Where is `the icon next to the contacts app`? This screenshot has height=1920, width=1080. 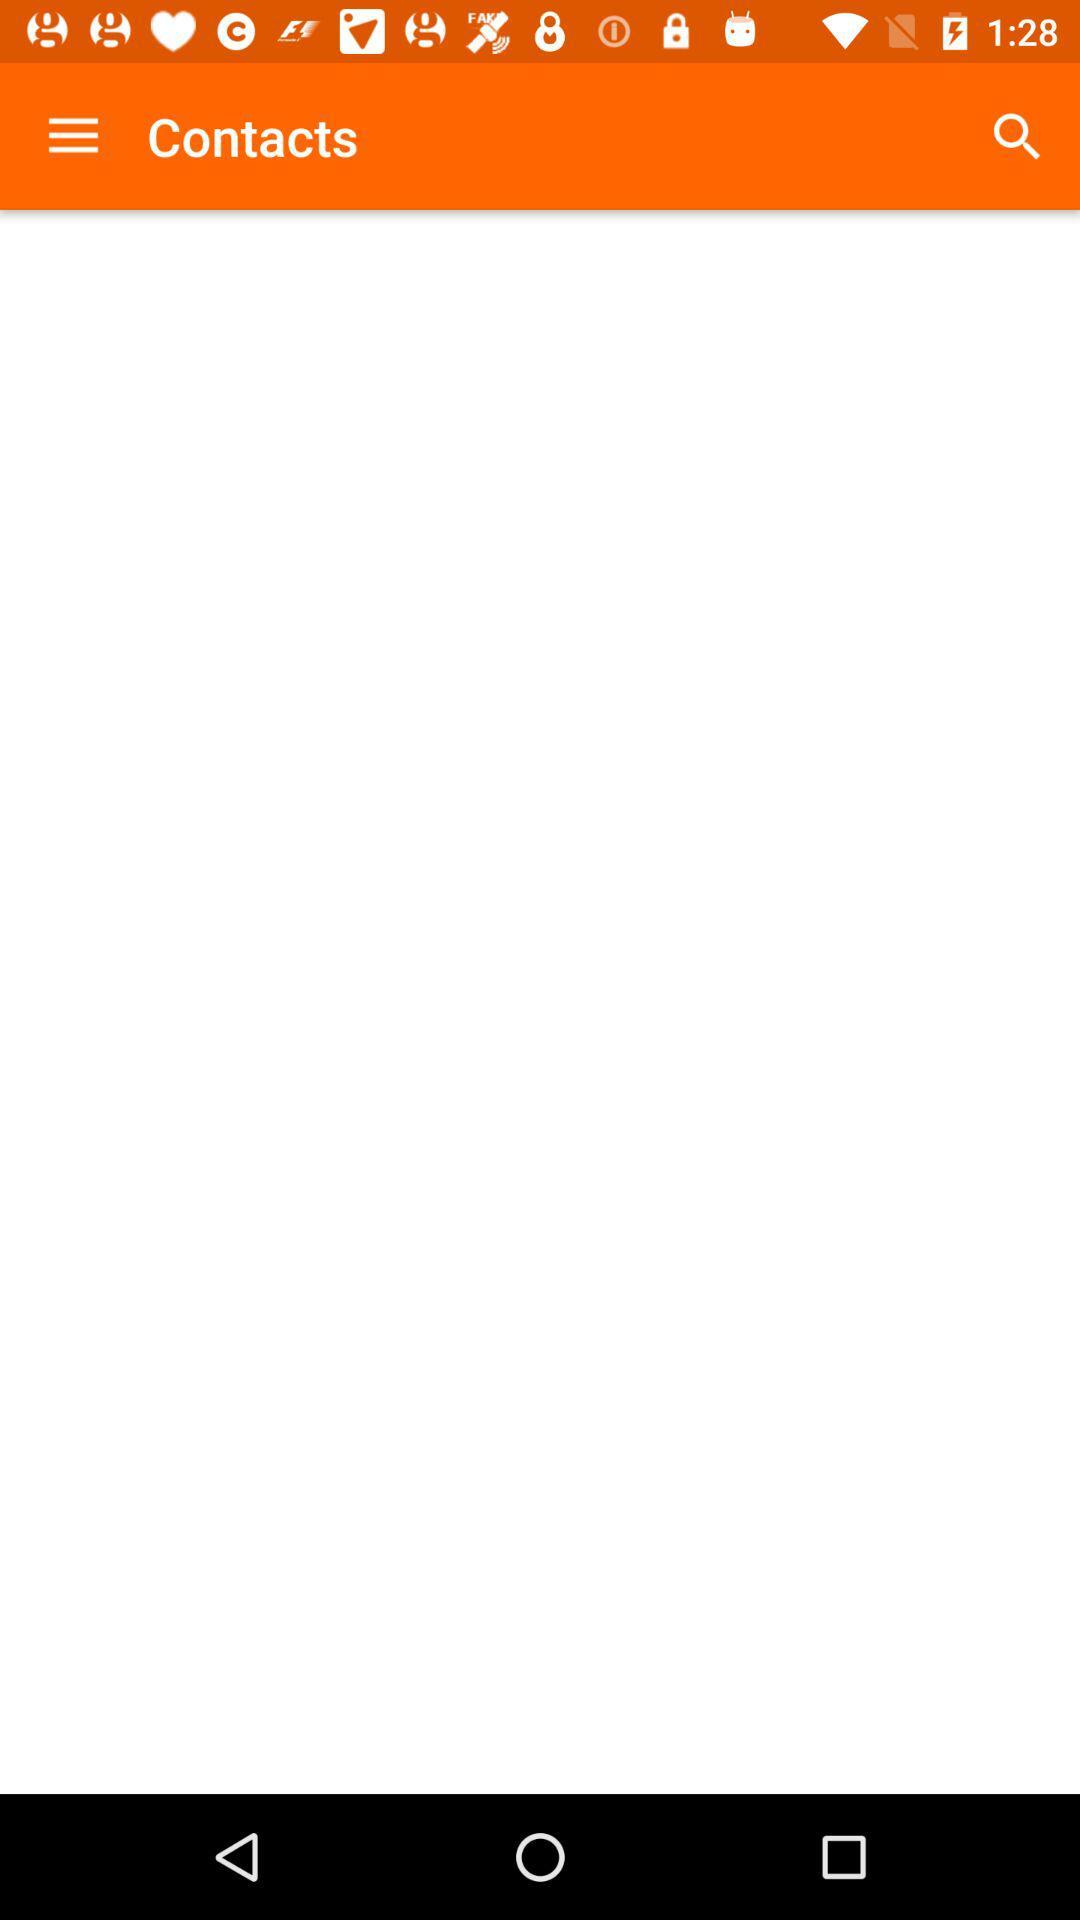
the icon next to the contacts app is located at coordinates (72, 135).